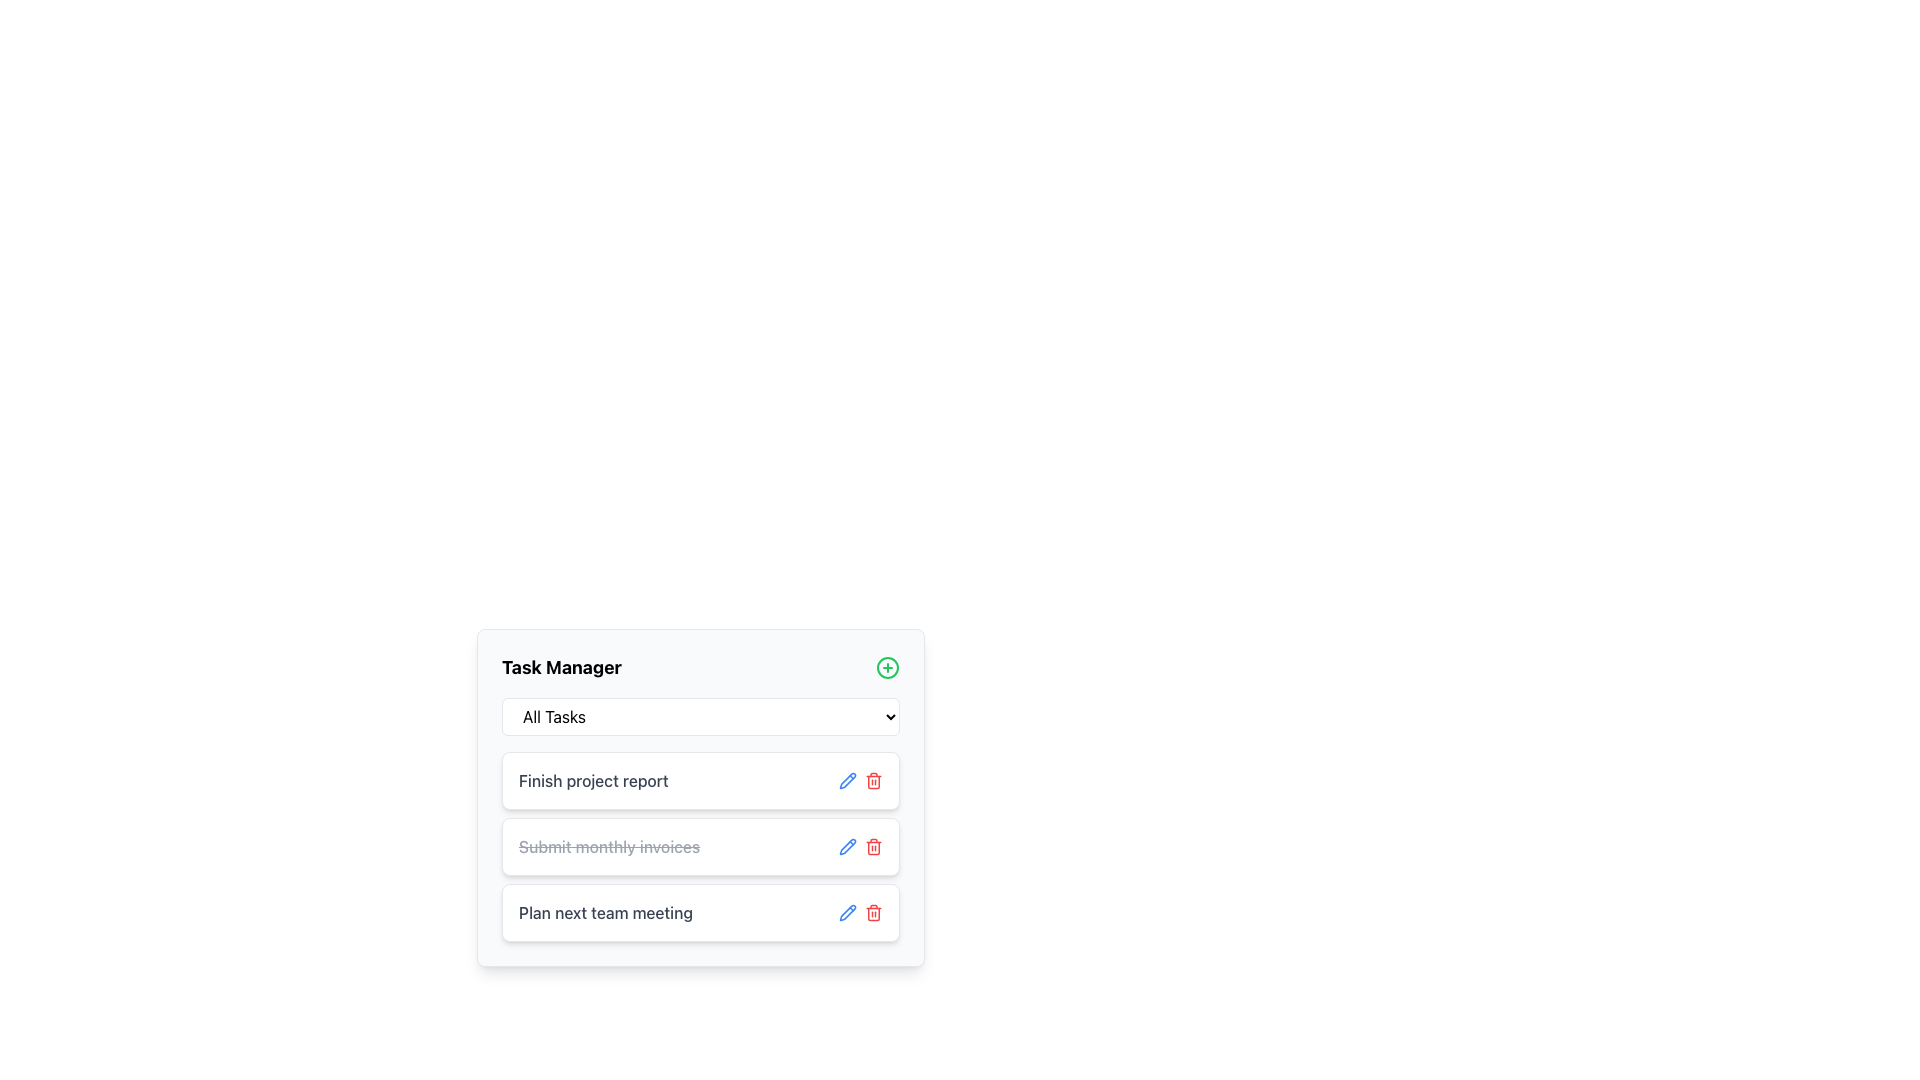 This screenshot has height=1080, width=1920. I want to click on the 'Task Manager' text label which serves as a title for the section underneath, so click(560, 667).